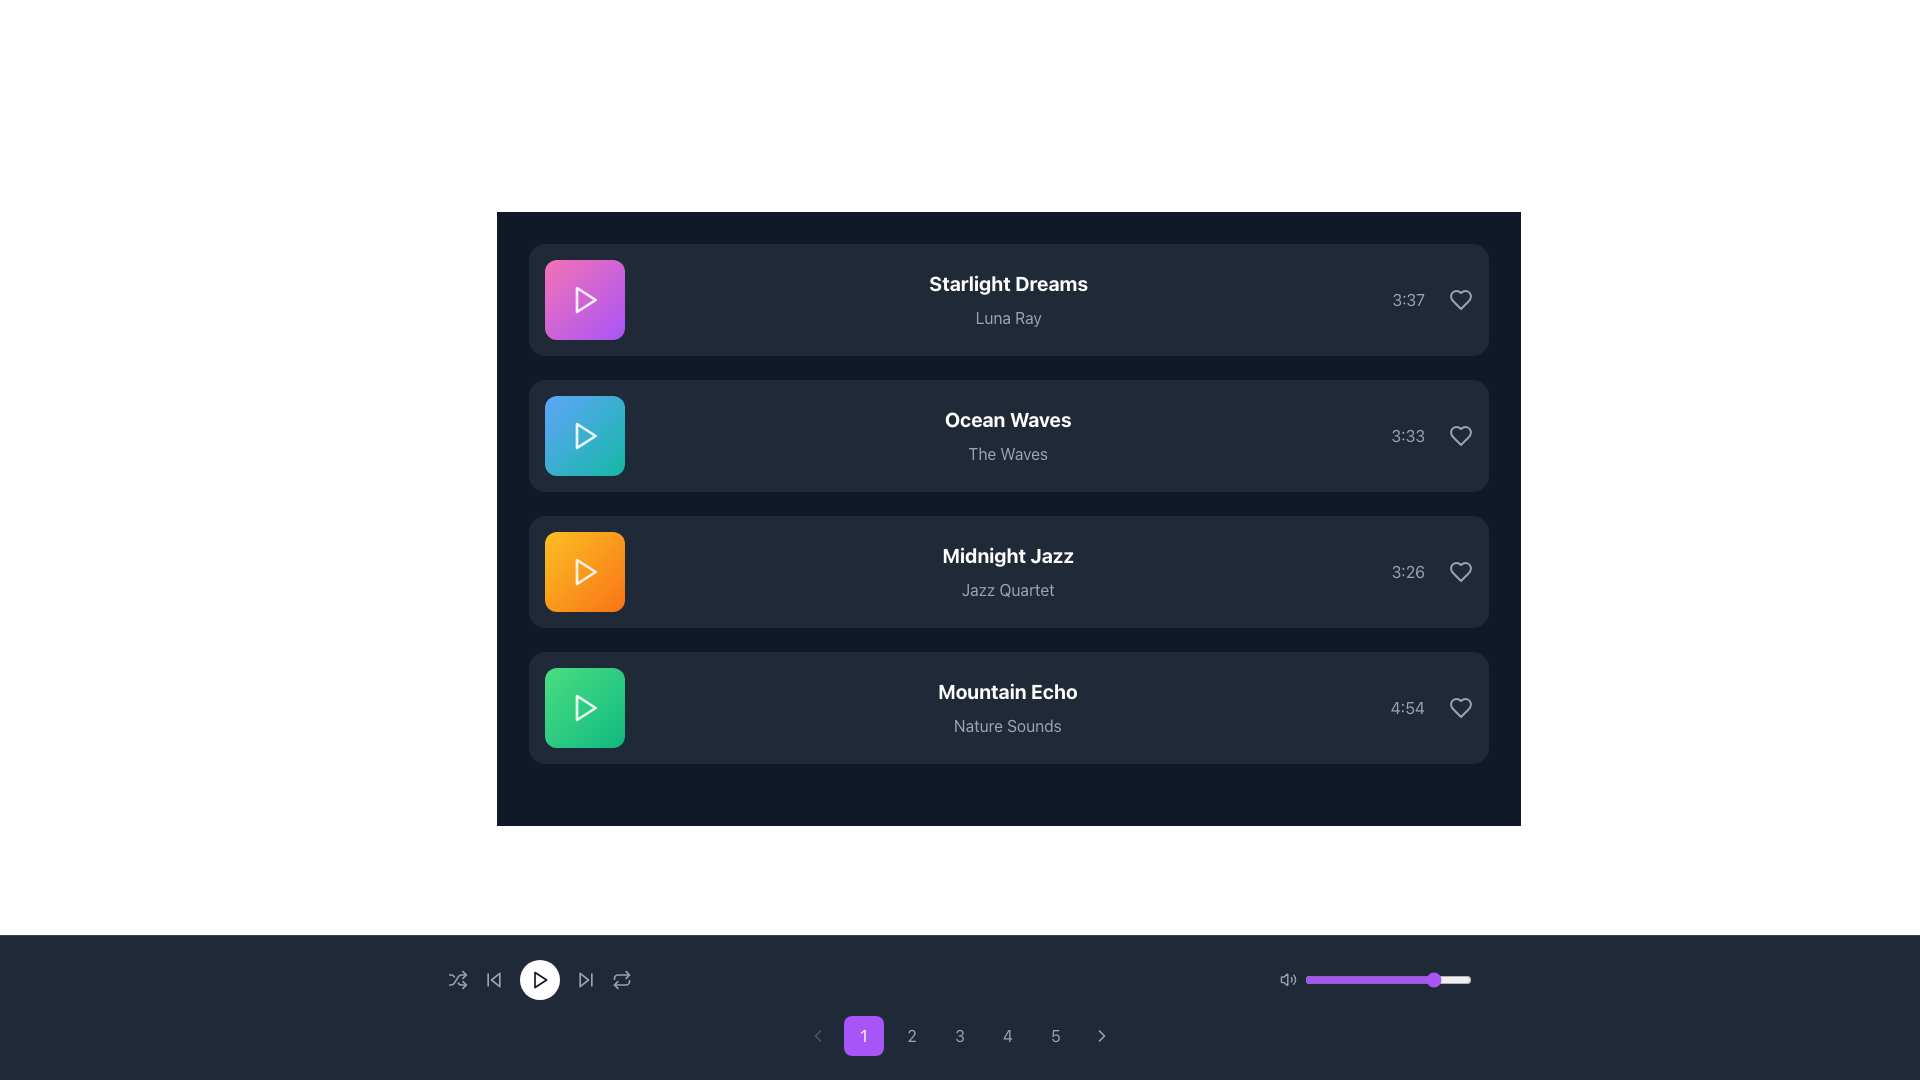  Describe the element at coordinates (539, 978) in the screenshot. I see `the circular play button with a triangular play icon in the bottom control panel` at that location.